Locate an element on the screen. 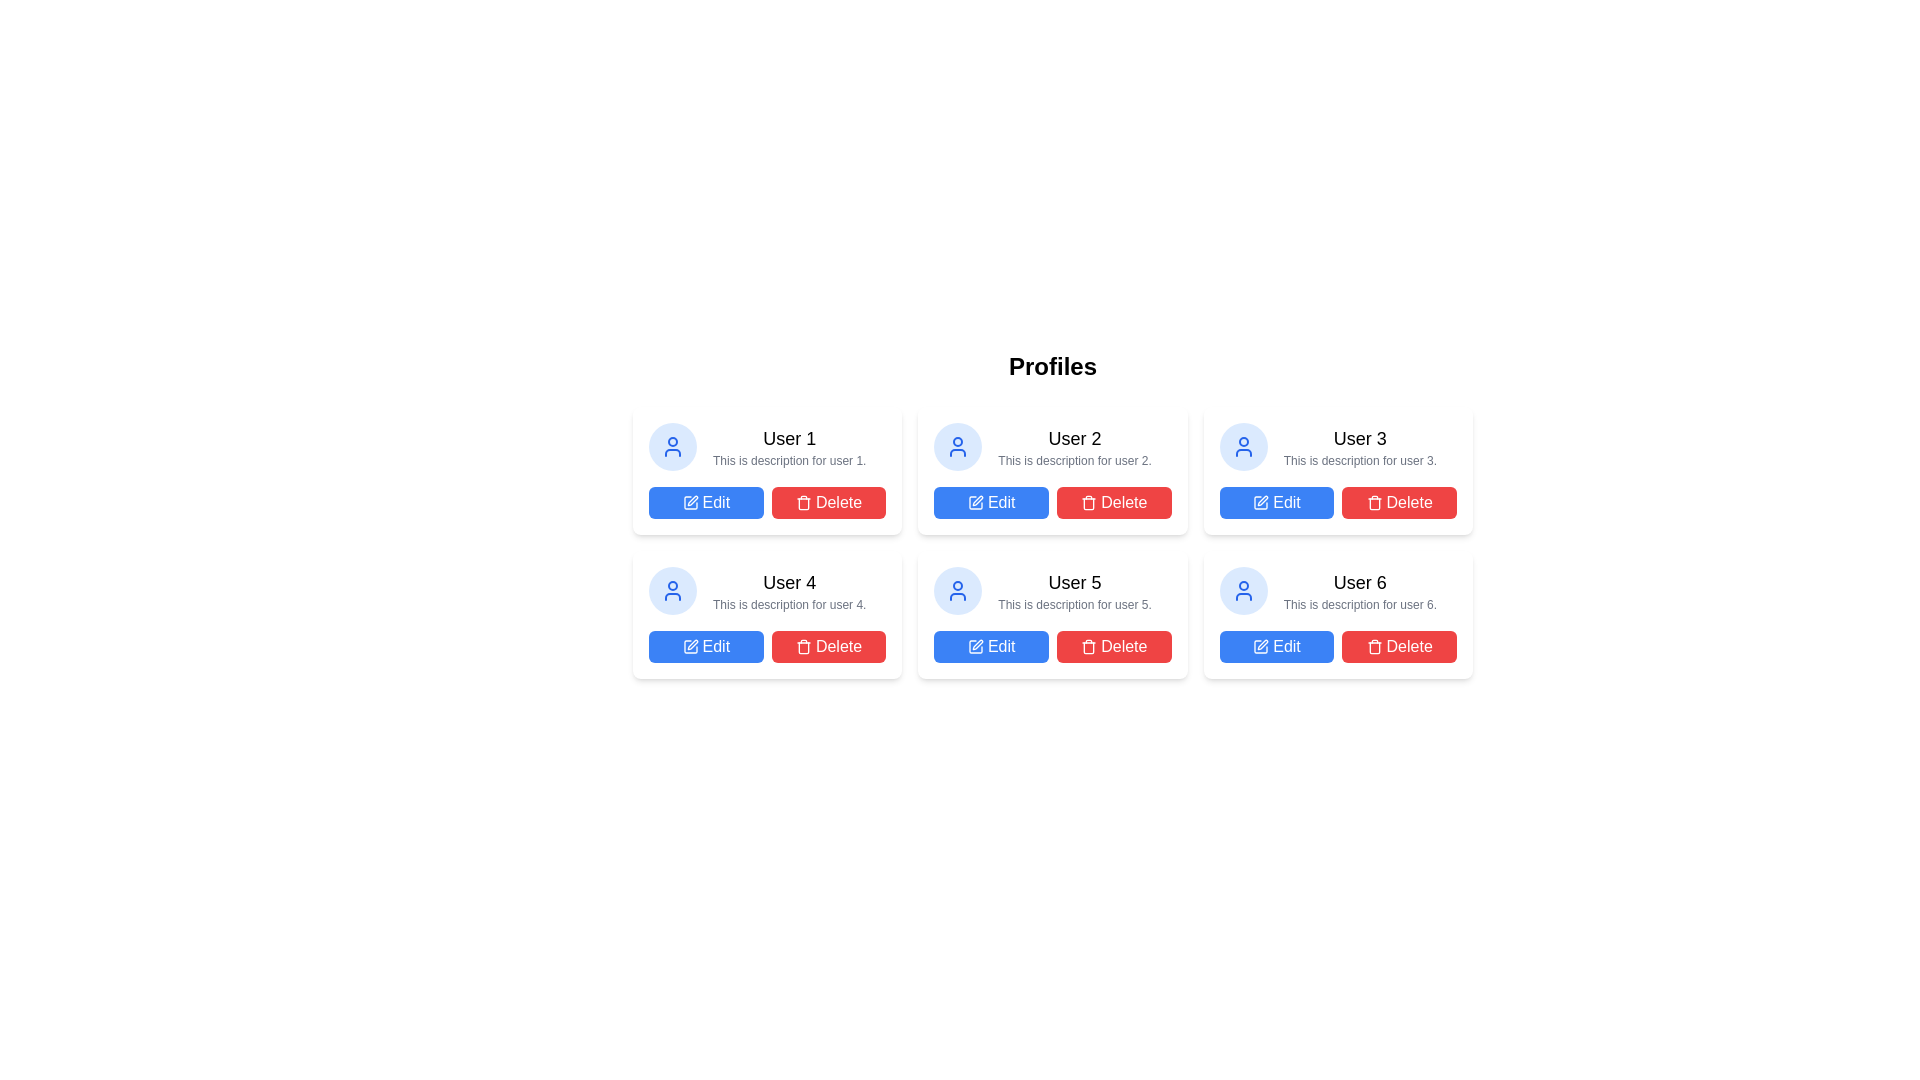  the red 'Delete' button with white text and a trash can icon is located at coordinates (1398, 647).